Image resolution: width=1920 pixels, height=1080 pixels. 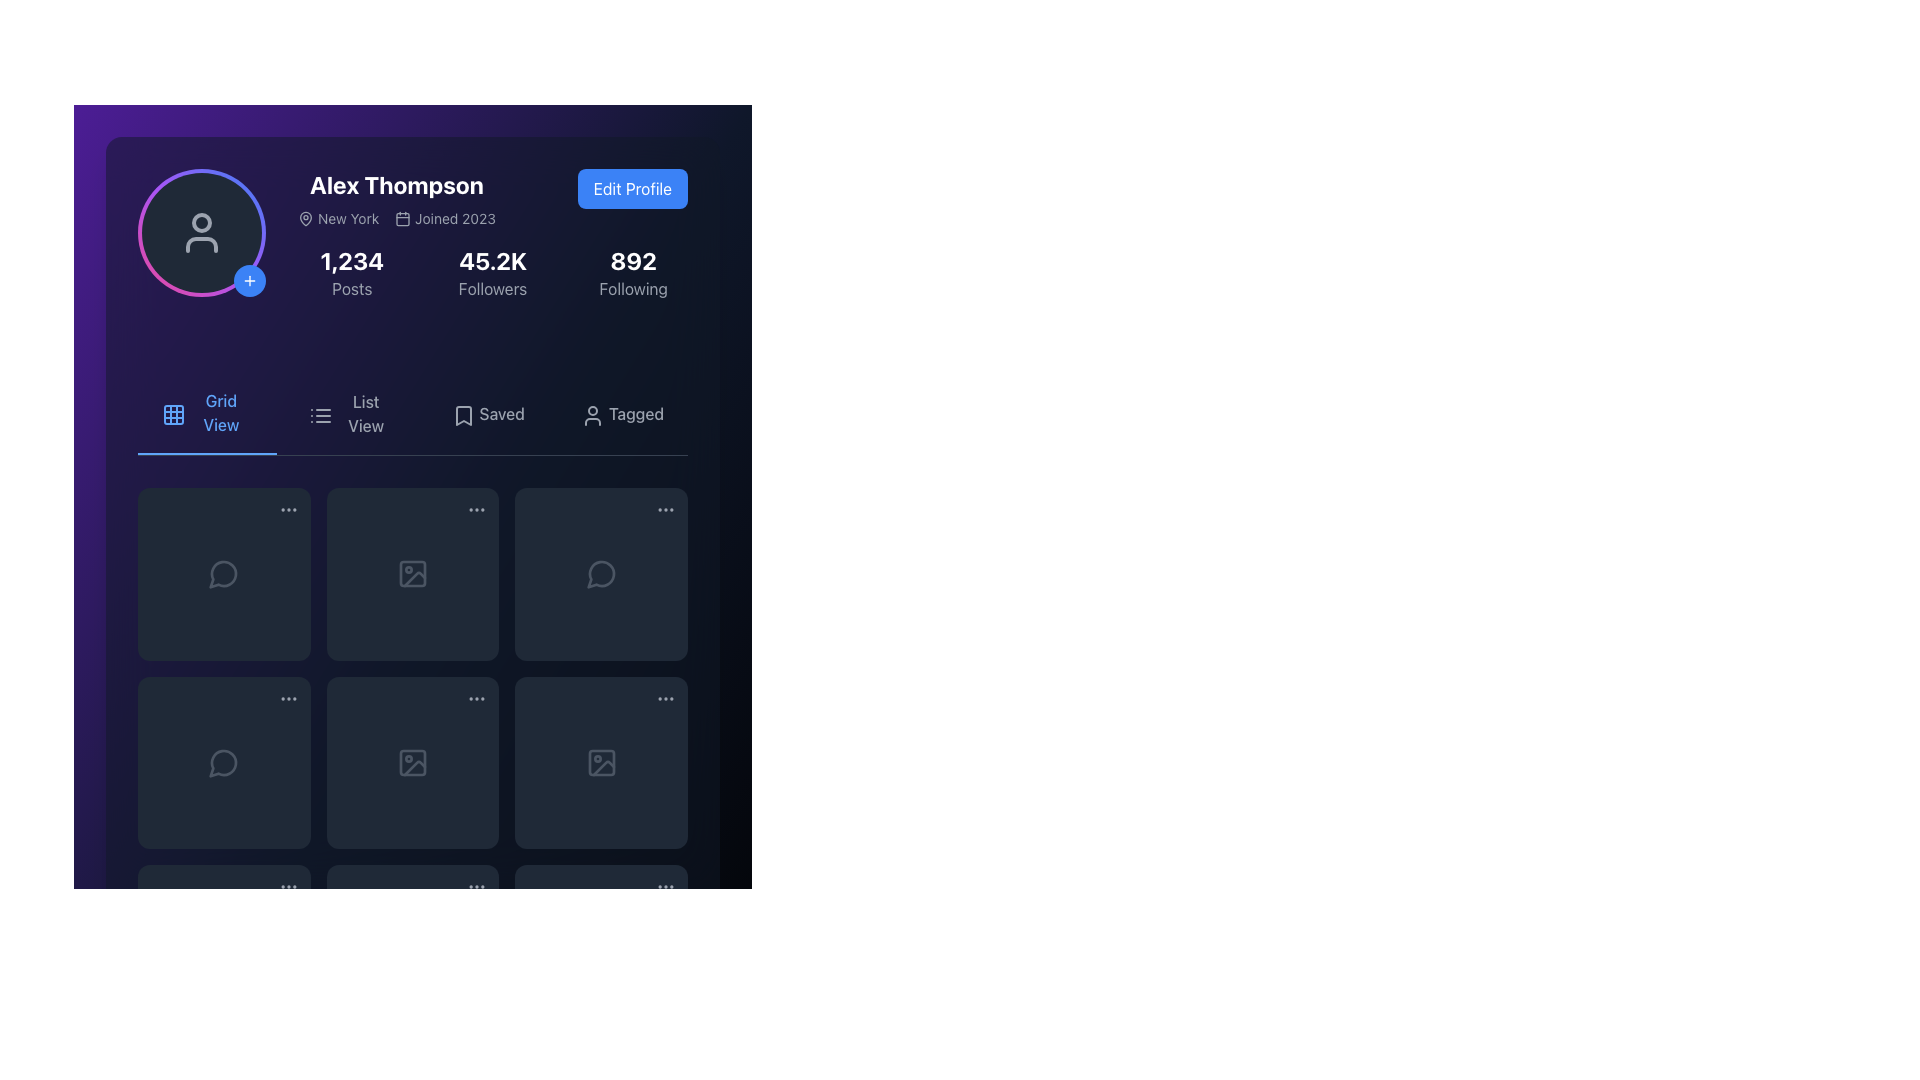 I want to click on the 'List View' button located in the horizontal navigation bar below the profile information section, which is the second option among four sibling items, so click(x=411, y=412).